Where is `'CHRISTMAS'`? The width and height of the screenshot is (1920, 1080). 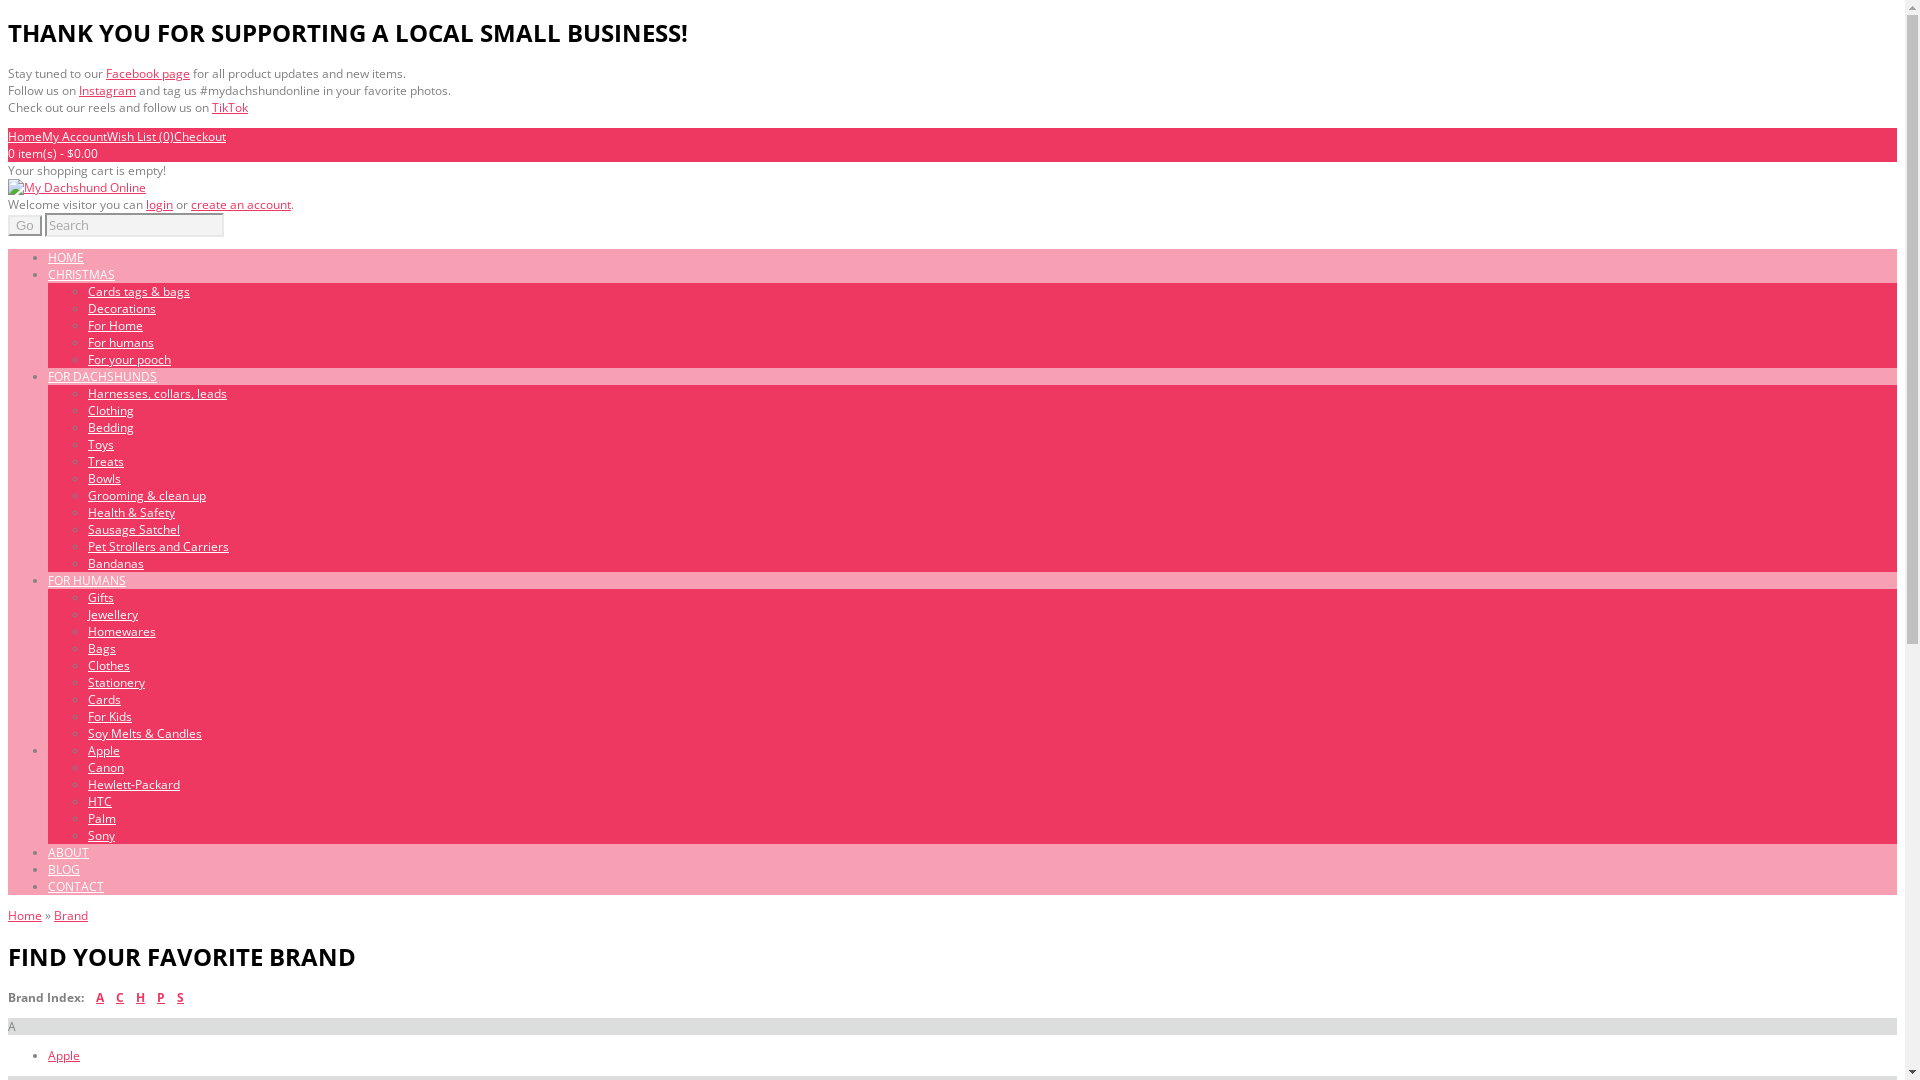
'CHRISTMAS' is located at coordinates (80, 274).